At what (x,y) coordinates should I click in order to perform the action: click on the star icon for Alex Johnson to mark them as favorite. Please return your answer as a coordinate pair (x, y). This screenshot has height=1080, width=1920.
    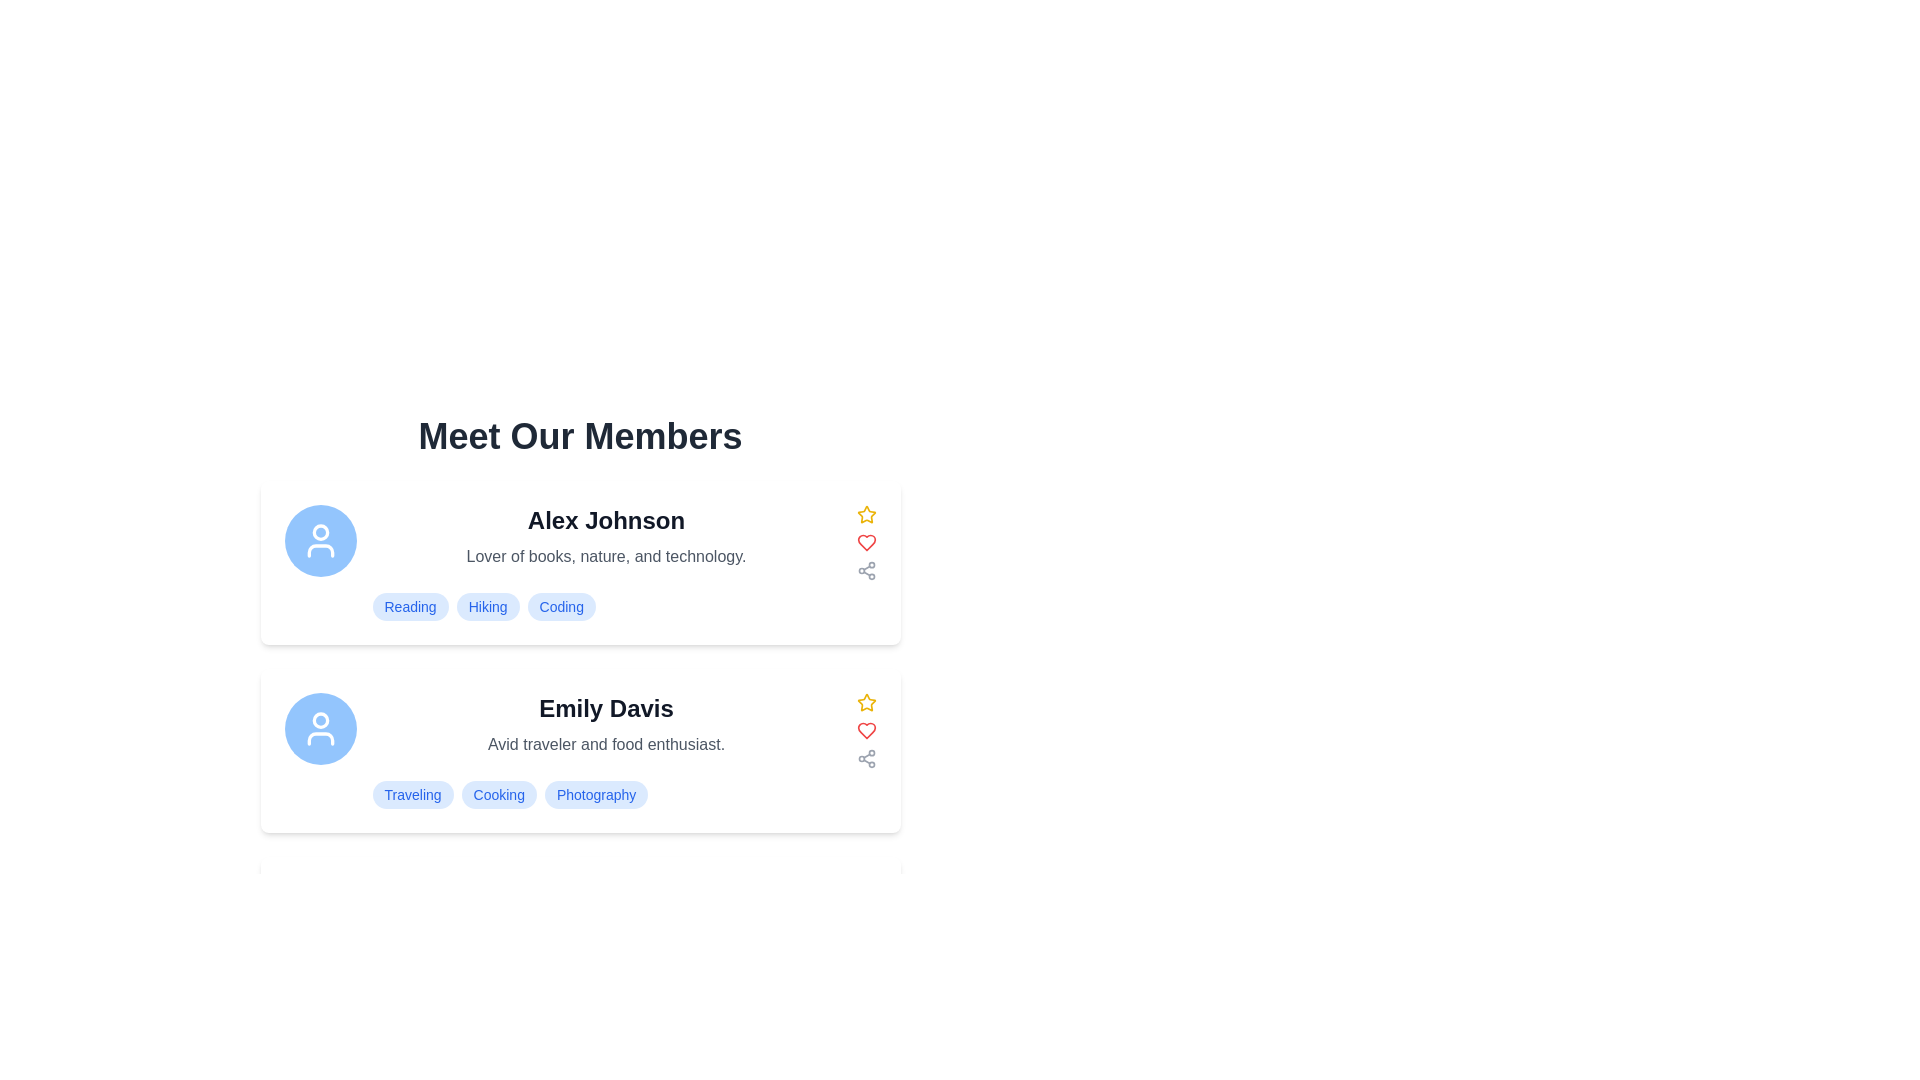
    Looking at the image, I should click on (866, 514).